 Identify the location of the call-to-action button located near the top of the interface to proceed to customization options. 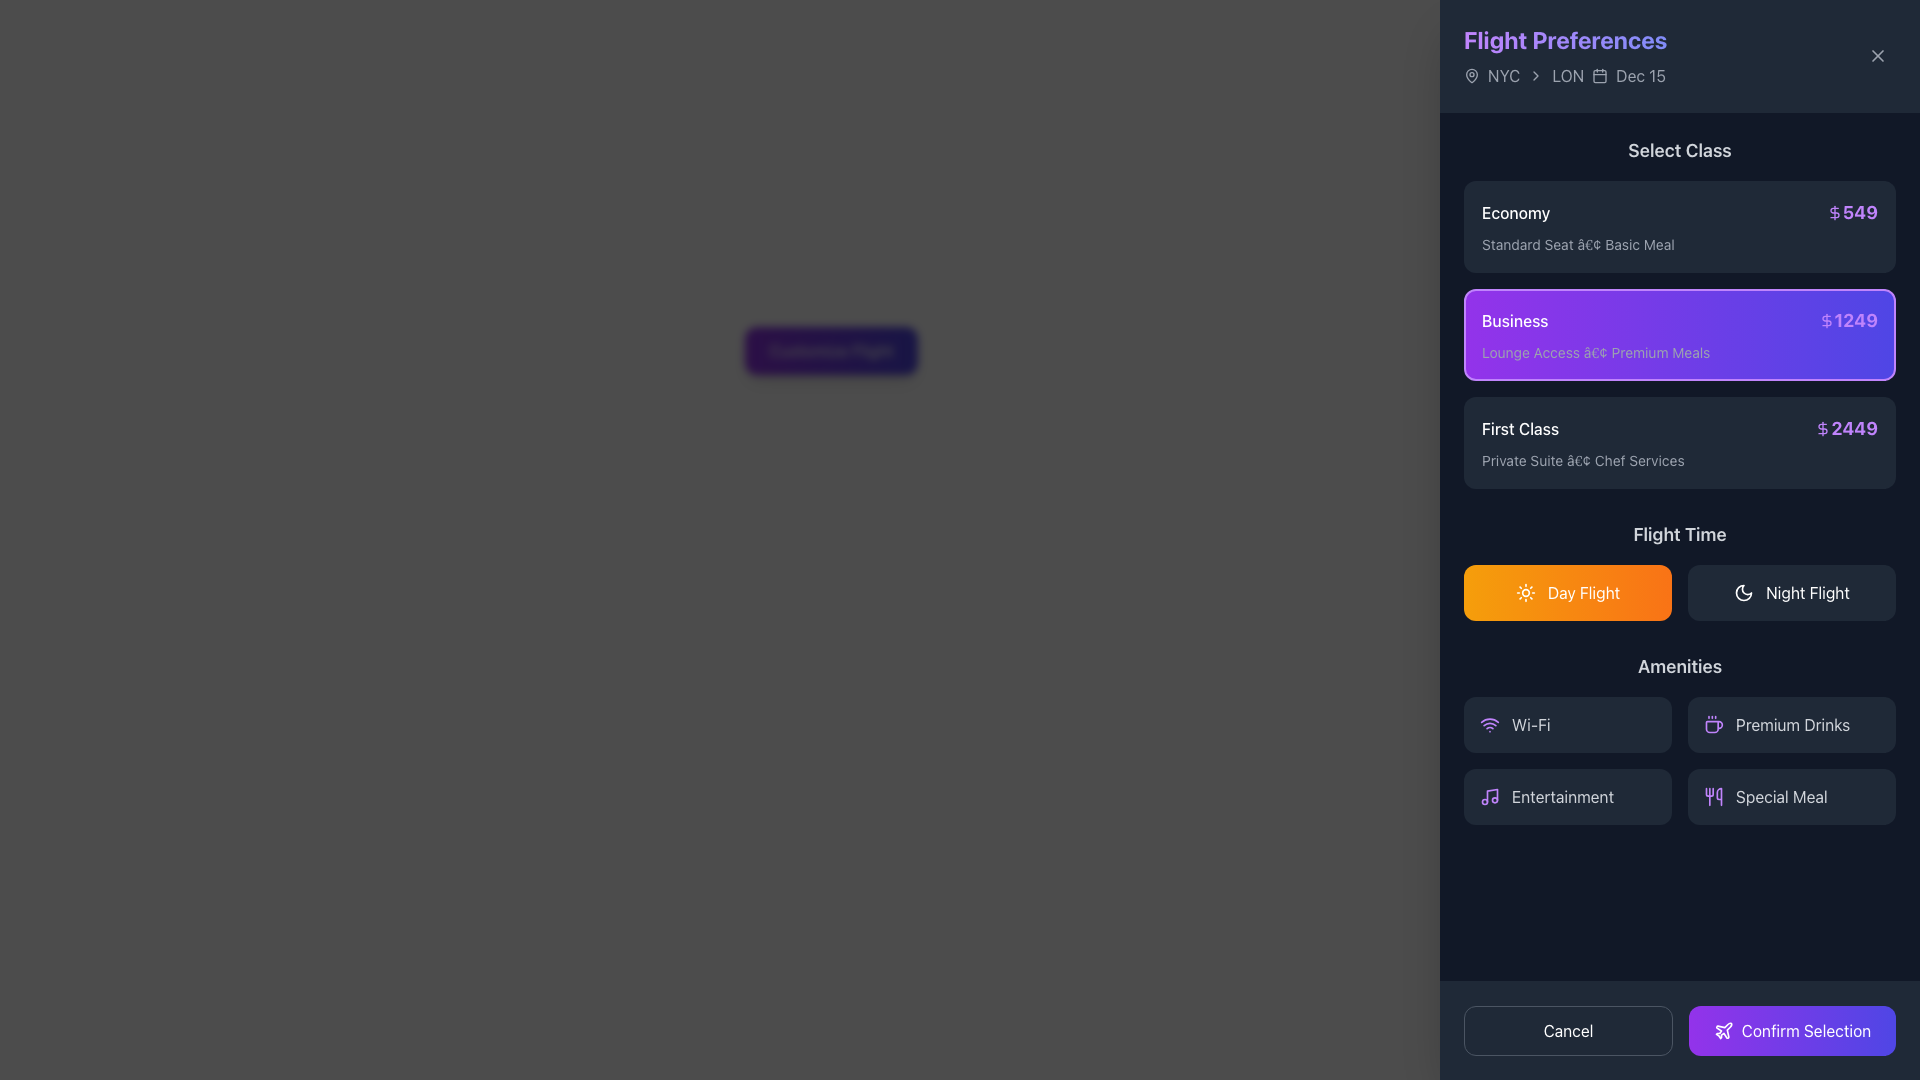
(831, 350).